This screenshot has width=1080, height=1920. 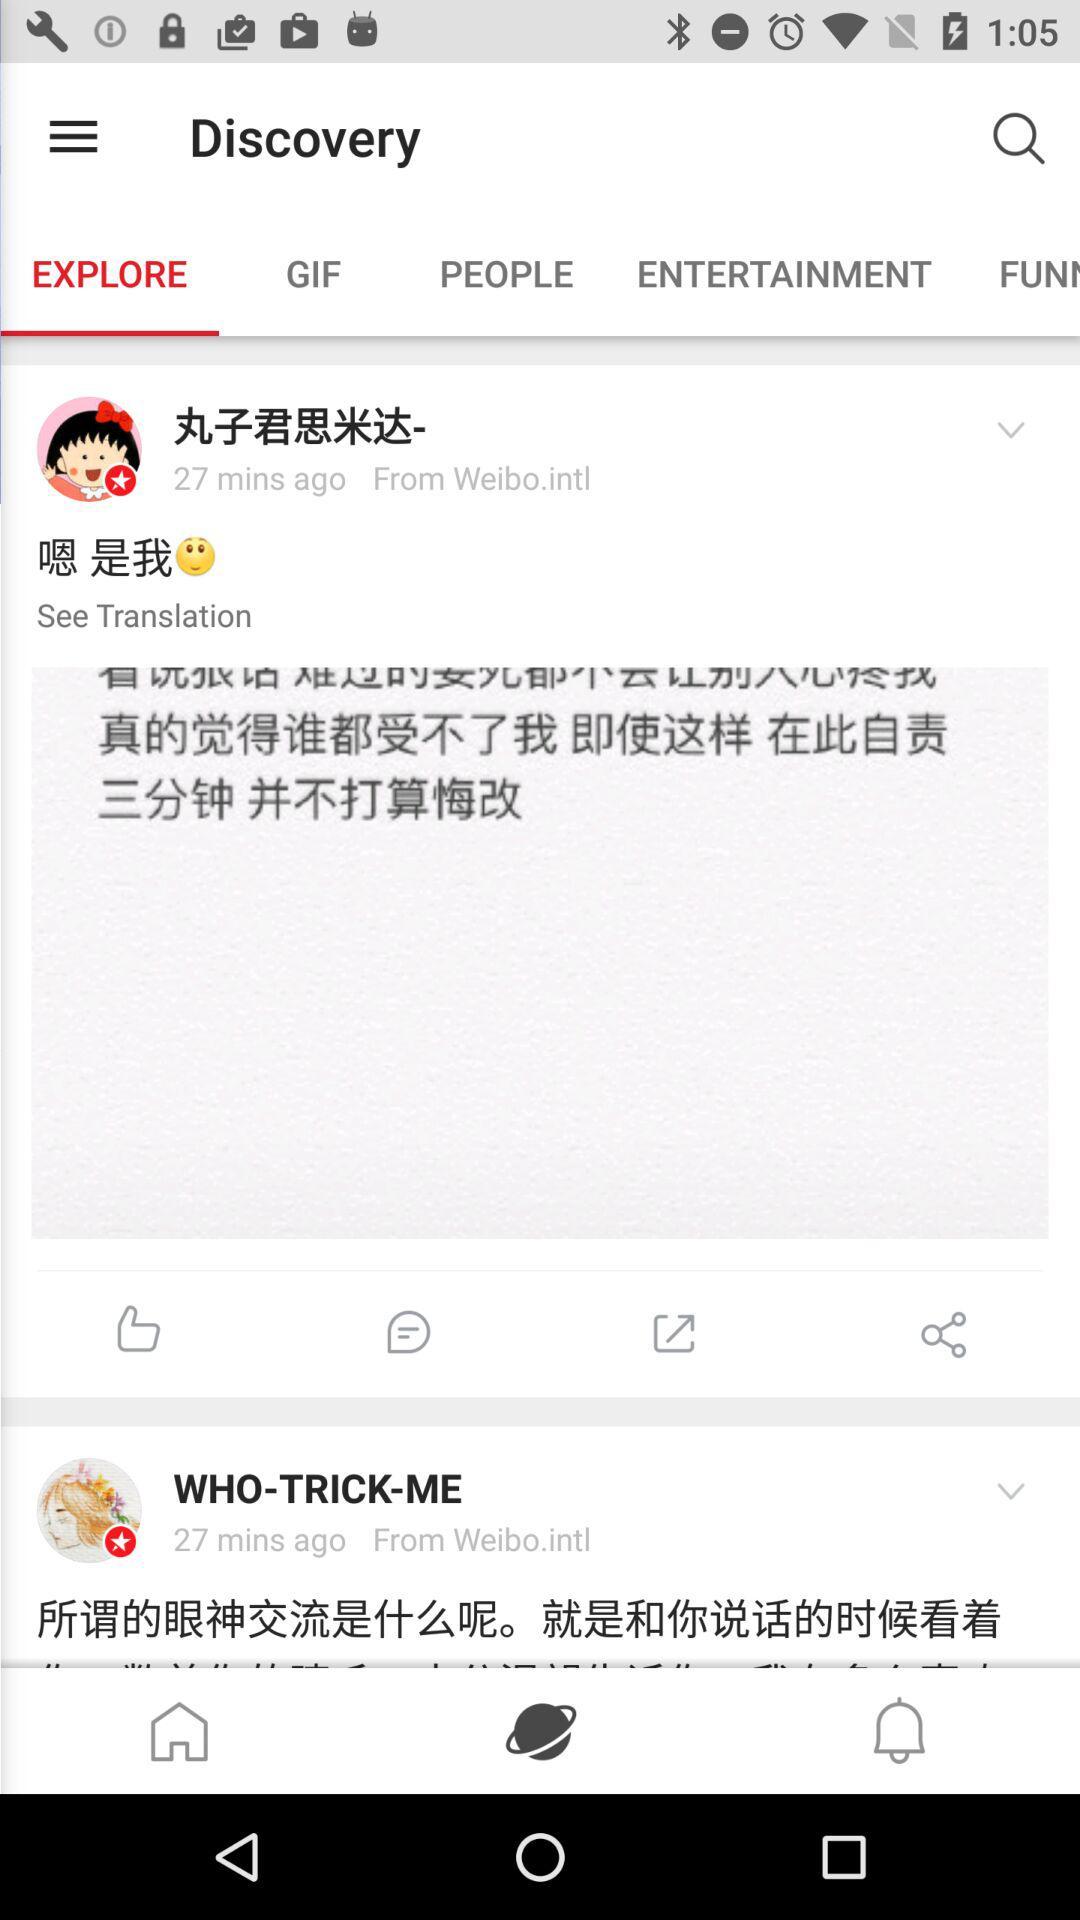 I want to click on the app to the left of discovery, so click(x=72, y=135).